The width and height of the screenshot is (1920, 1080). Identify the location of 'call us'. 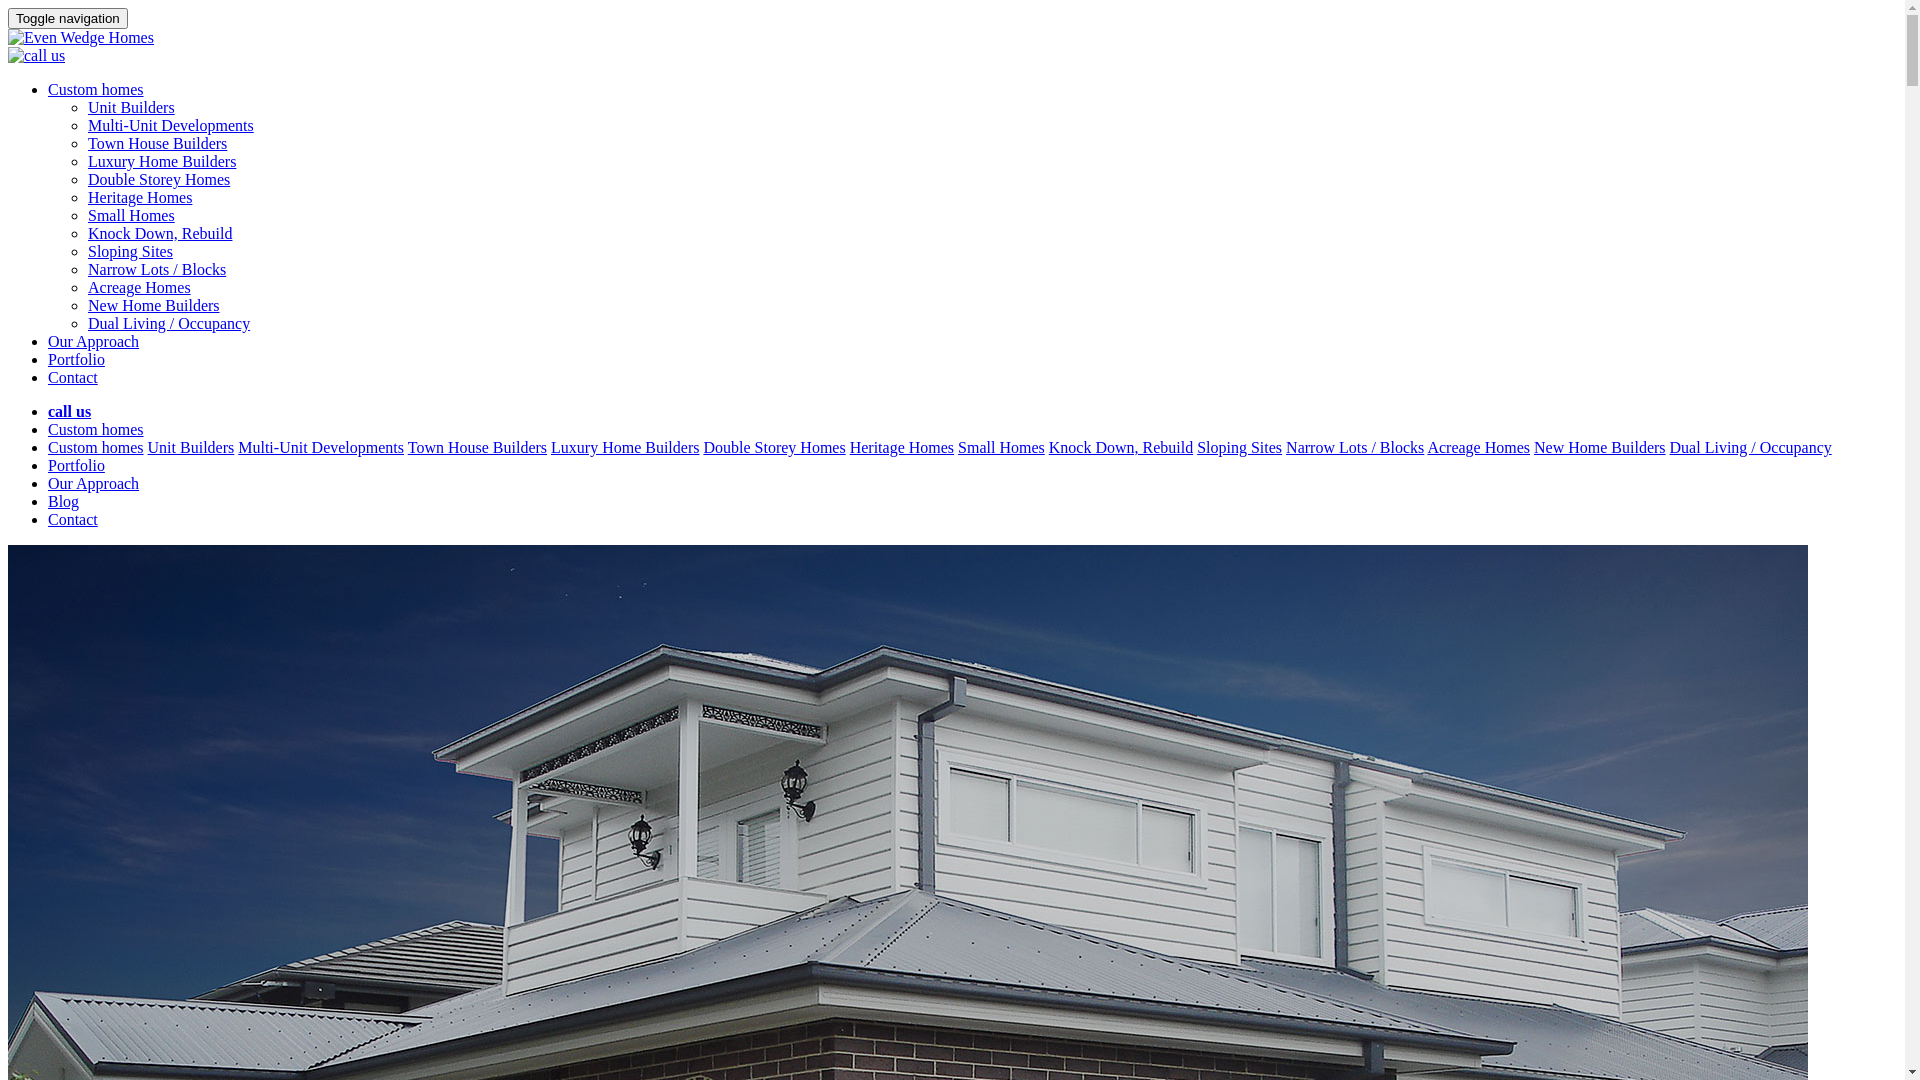
(36, 55).